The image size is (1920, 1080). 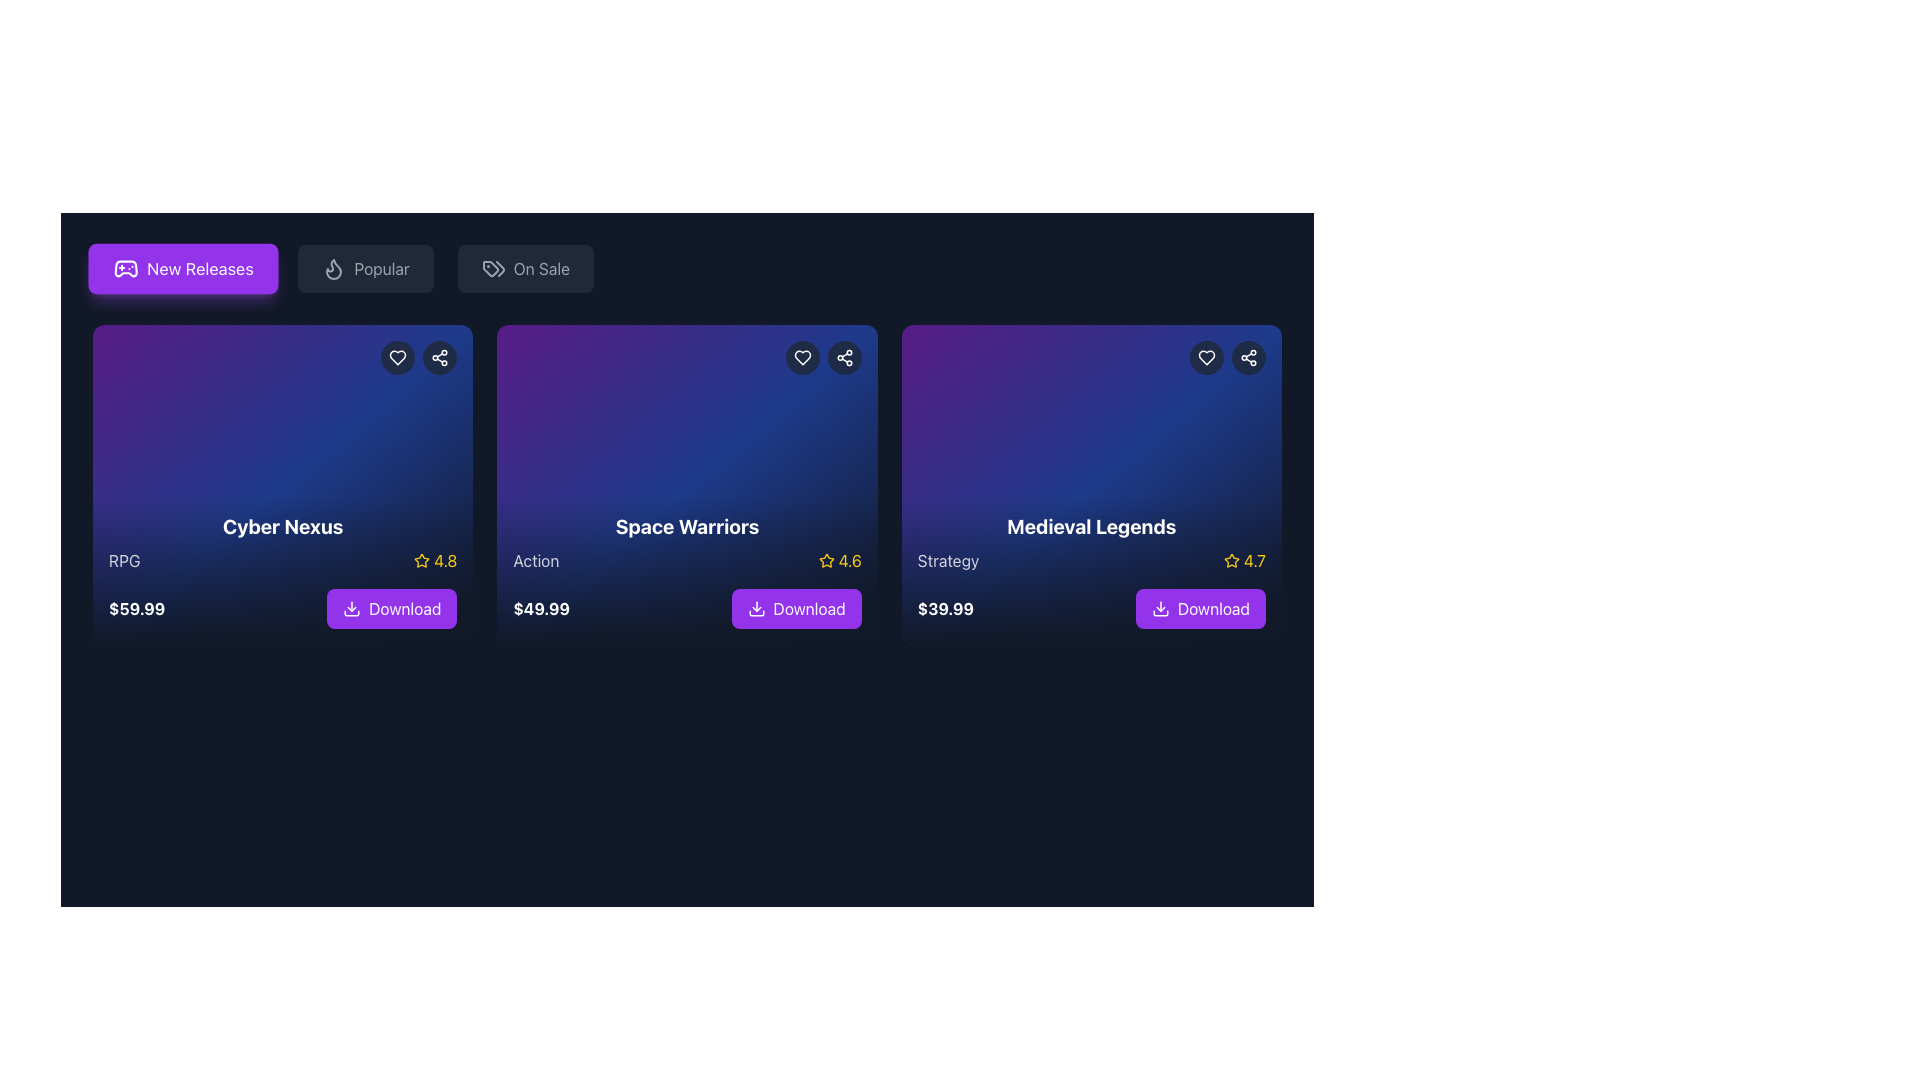 What do you see at coordinates (382, 268) in the screenshot?
I see `the 'Popular' text label within the button` at bounding box center [382, 268].